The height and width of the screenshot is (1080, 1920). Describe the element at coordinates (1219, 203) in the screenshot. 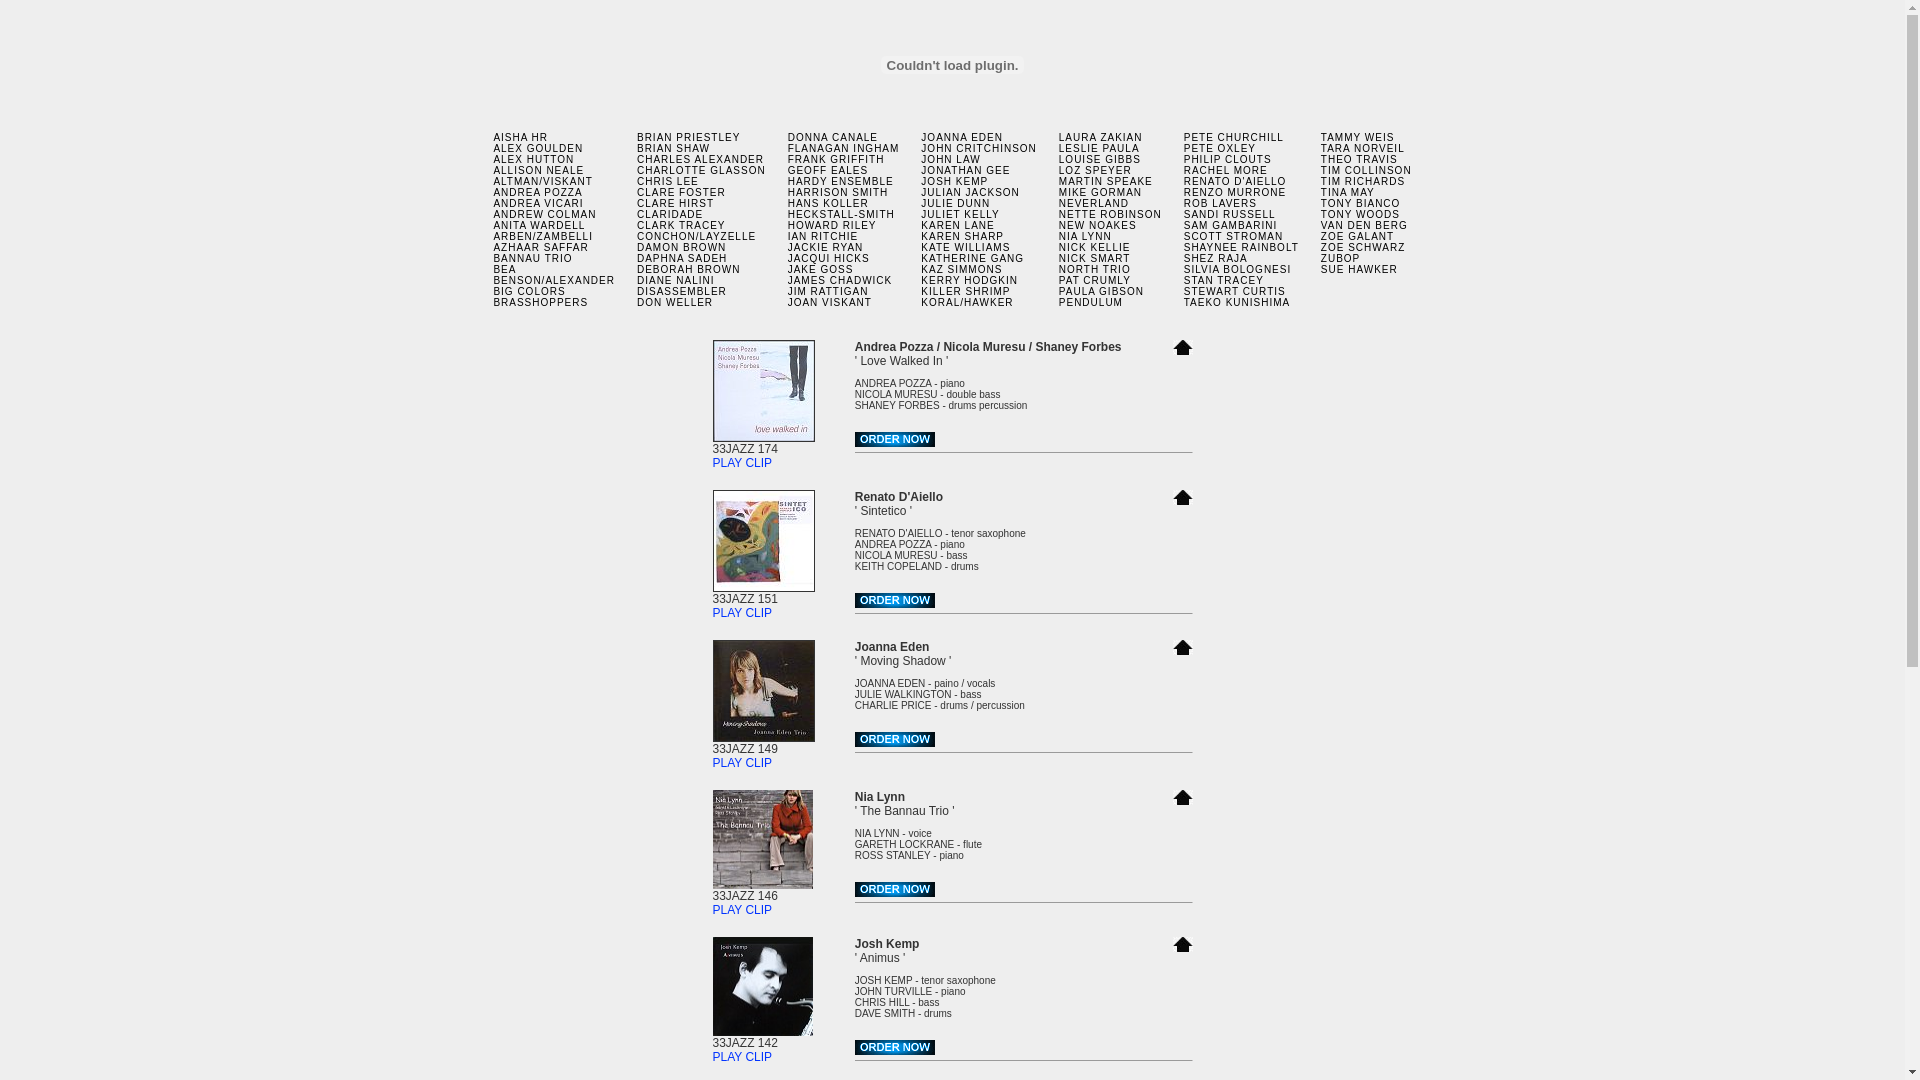

I see `'ROB LAVERS'` at that location.